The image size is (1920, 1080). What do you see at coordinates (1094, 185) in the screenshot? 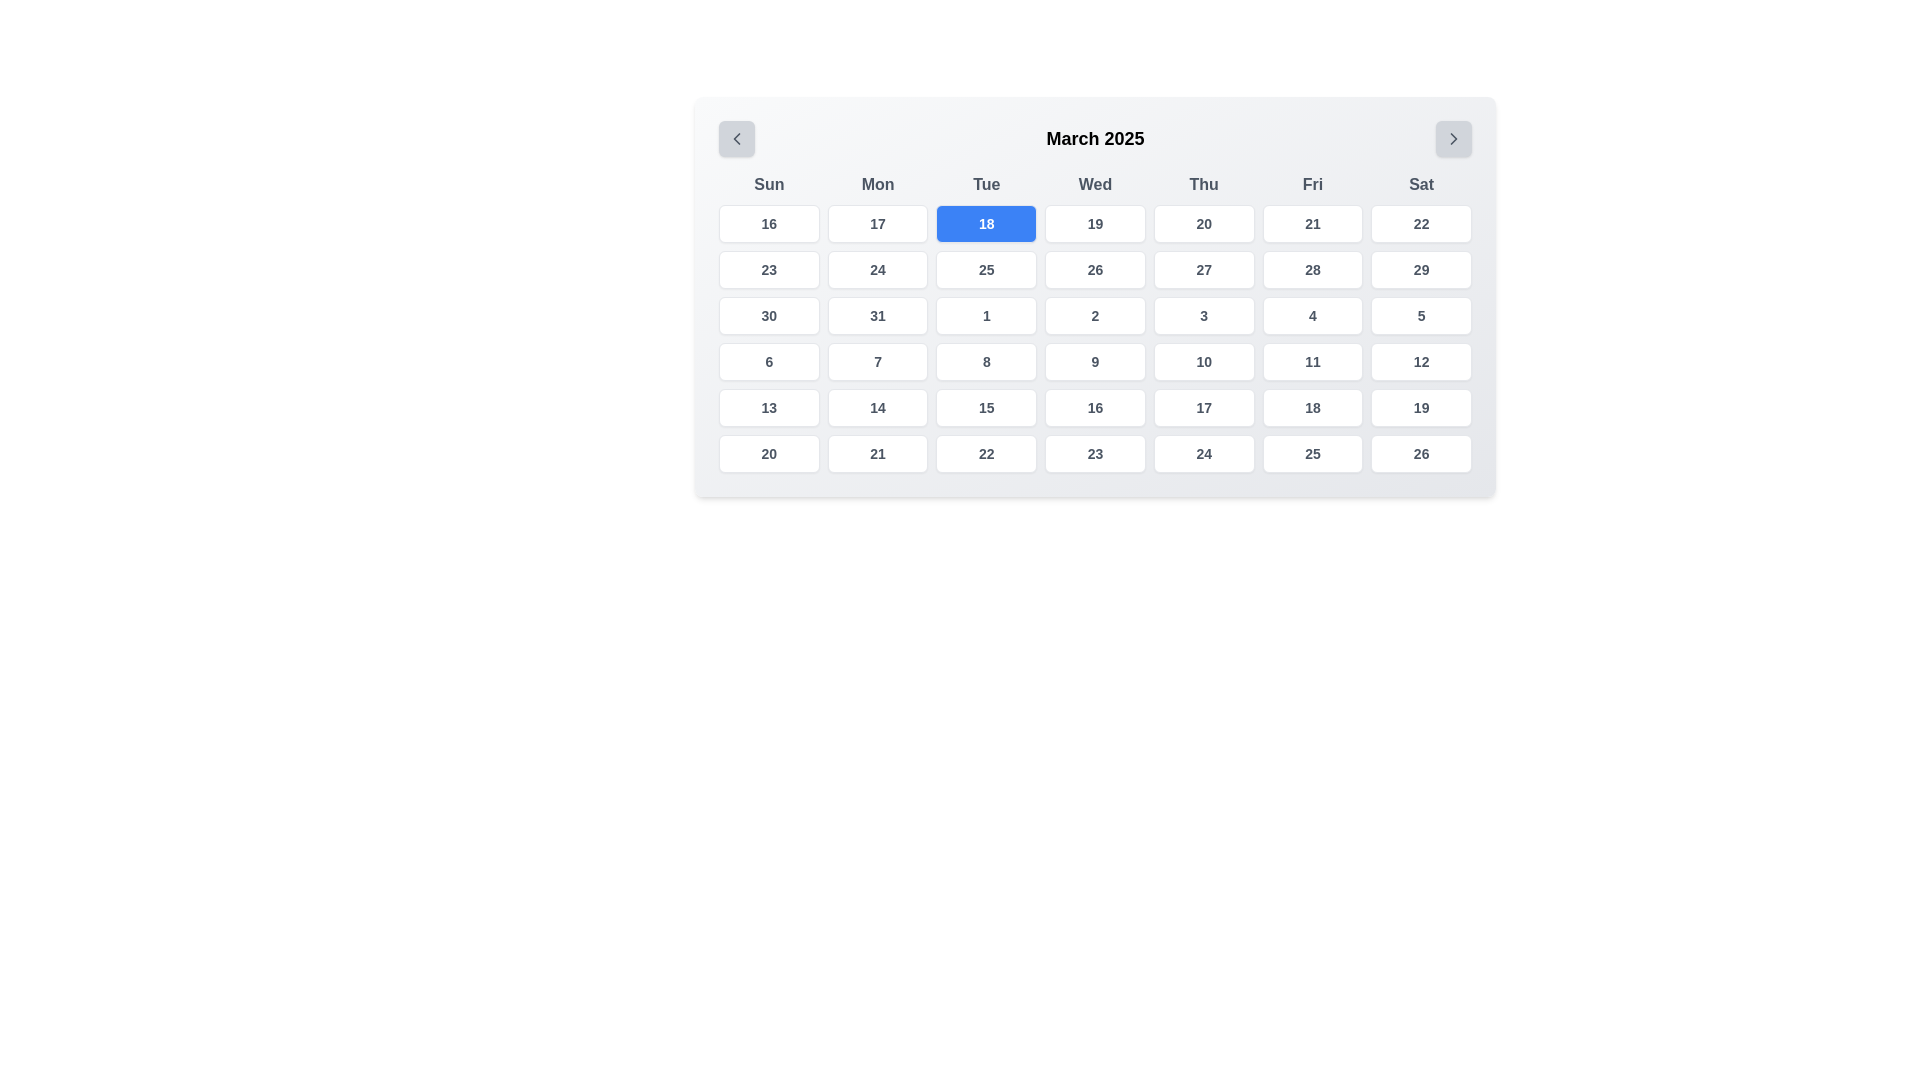
I see `the Wednesday column header in the calendar grid, which is the fourth column between 'Tue' and 'Thu'` at bounding box center [1094, 185].